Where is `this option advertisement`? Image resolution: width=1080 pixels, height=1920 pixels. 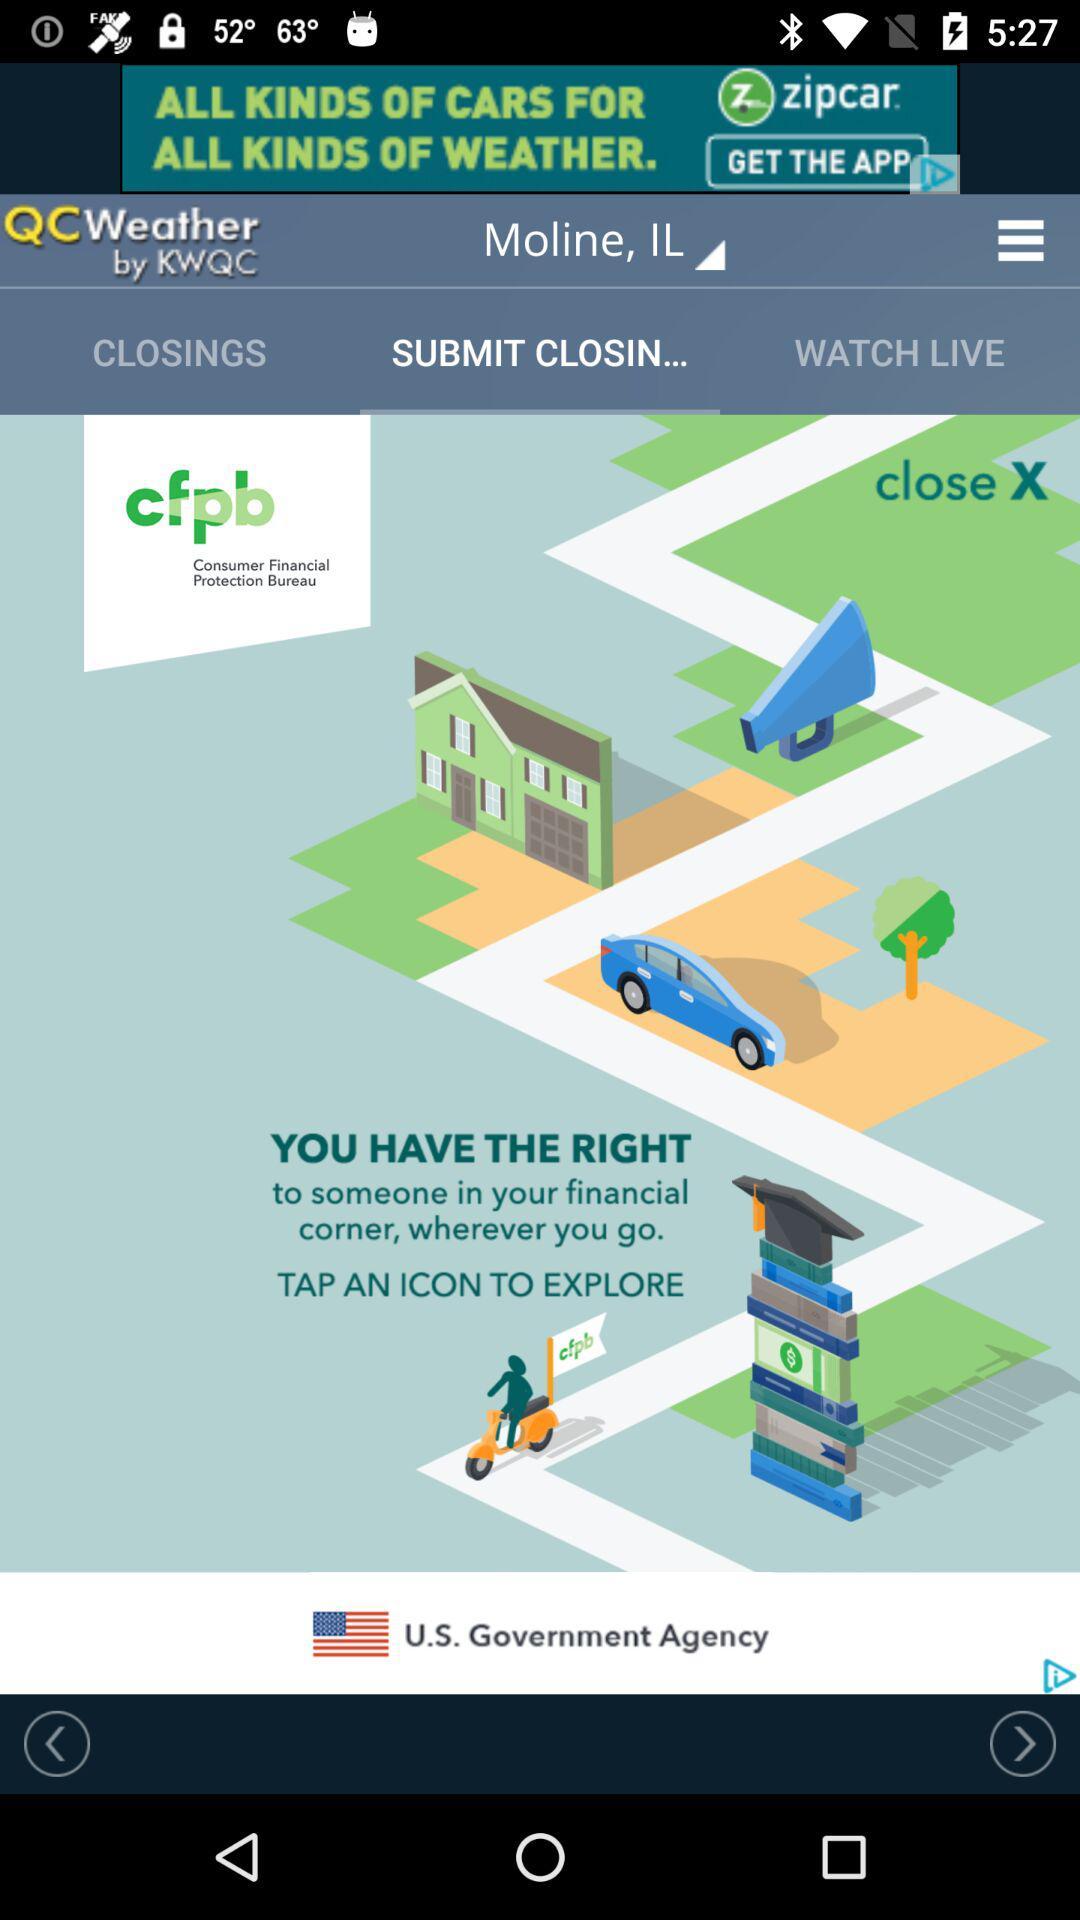 this option advertisement is located at coordinates (131, 240).